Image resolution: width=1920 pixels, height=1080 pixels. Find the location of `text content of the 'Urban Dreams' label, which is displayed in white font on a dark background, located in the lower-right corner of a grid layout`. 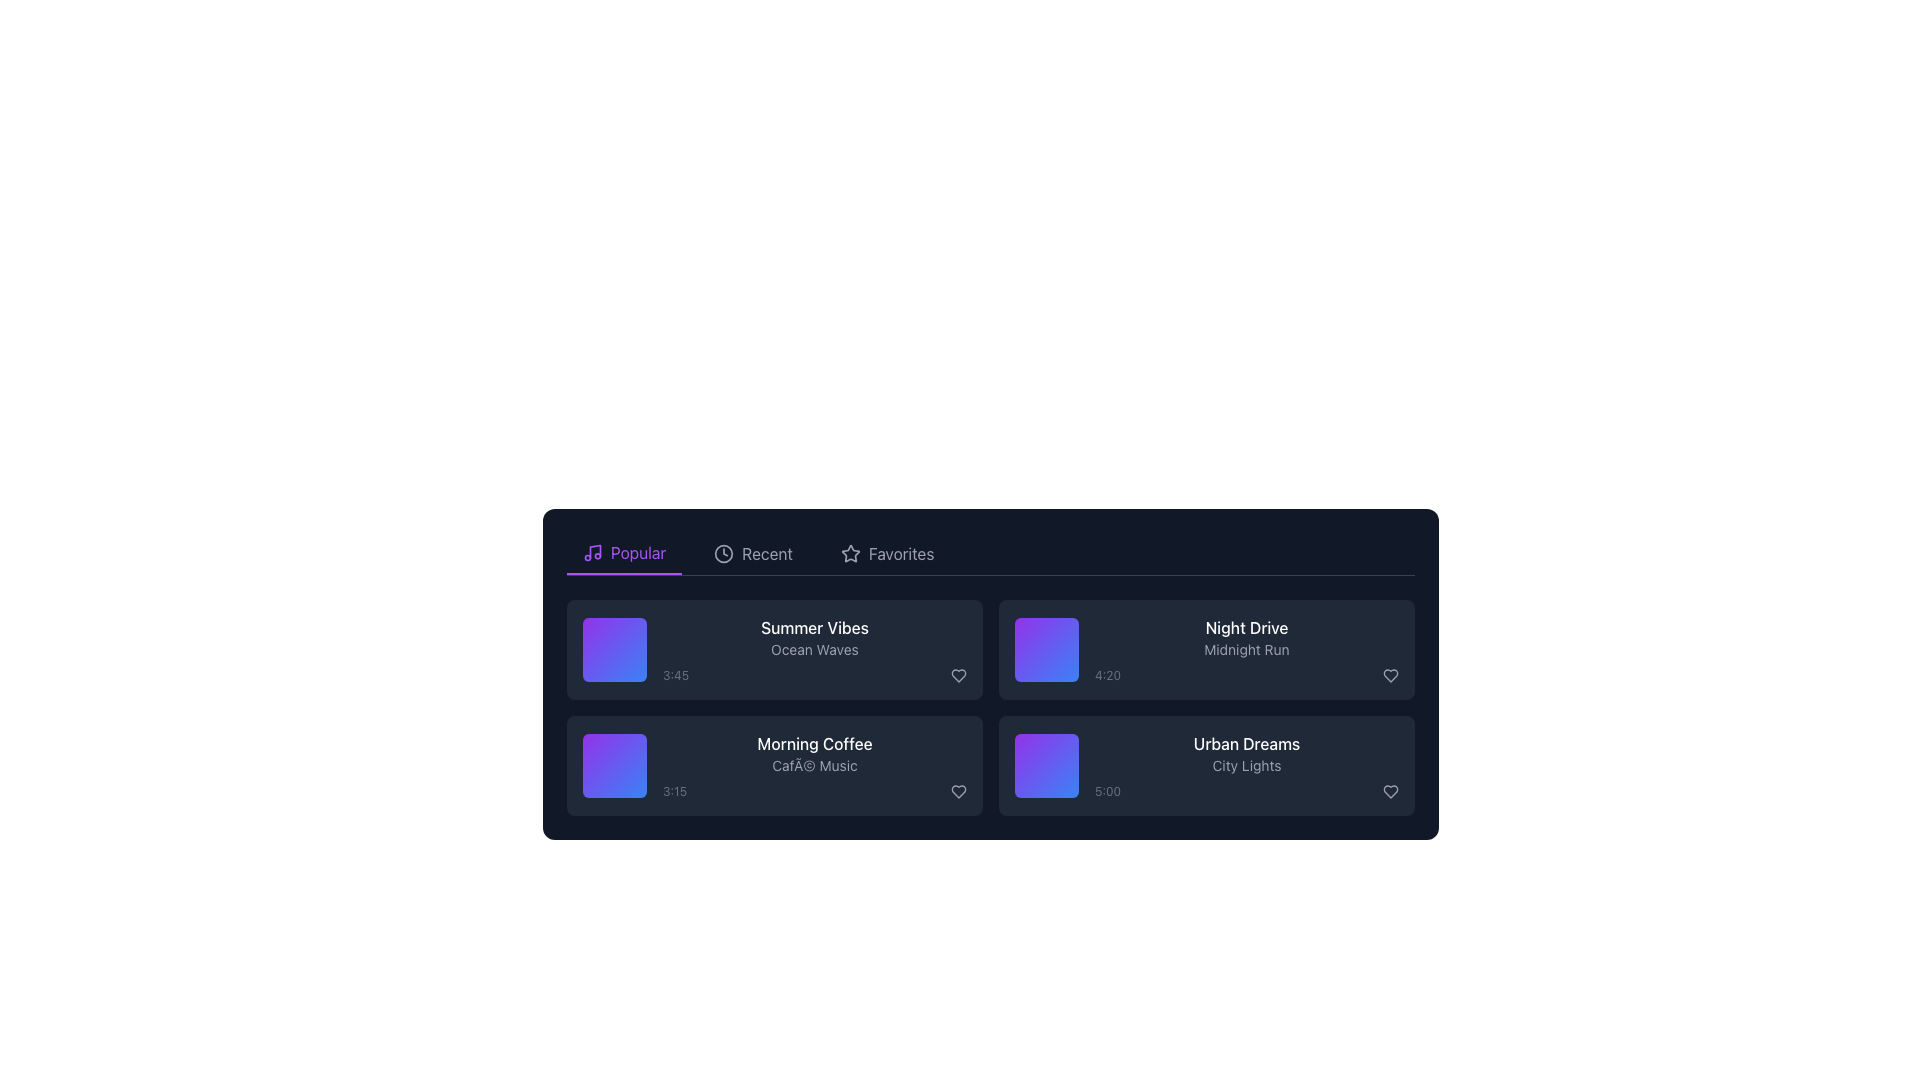

text content of the 'Urban Dreams' label, which is displayed in white font on a dark background, located in the lower-right corner of a grid layout is located at coordinates (1246, 744).